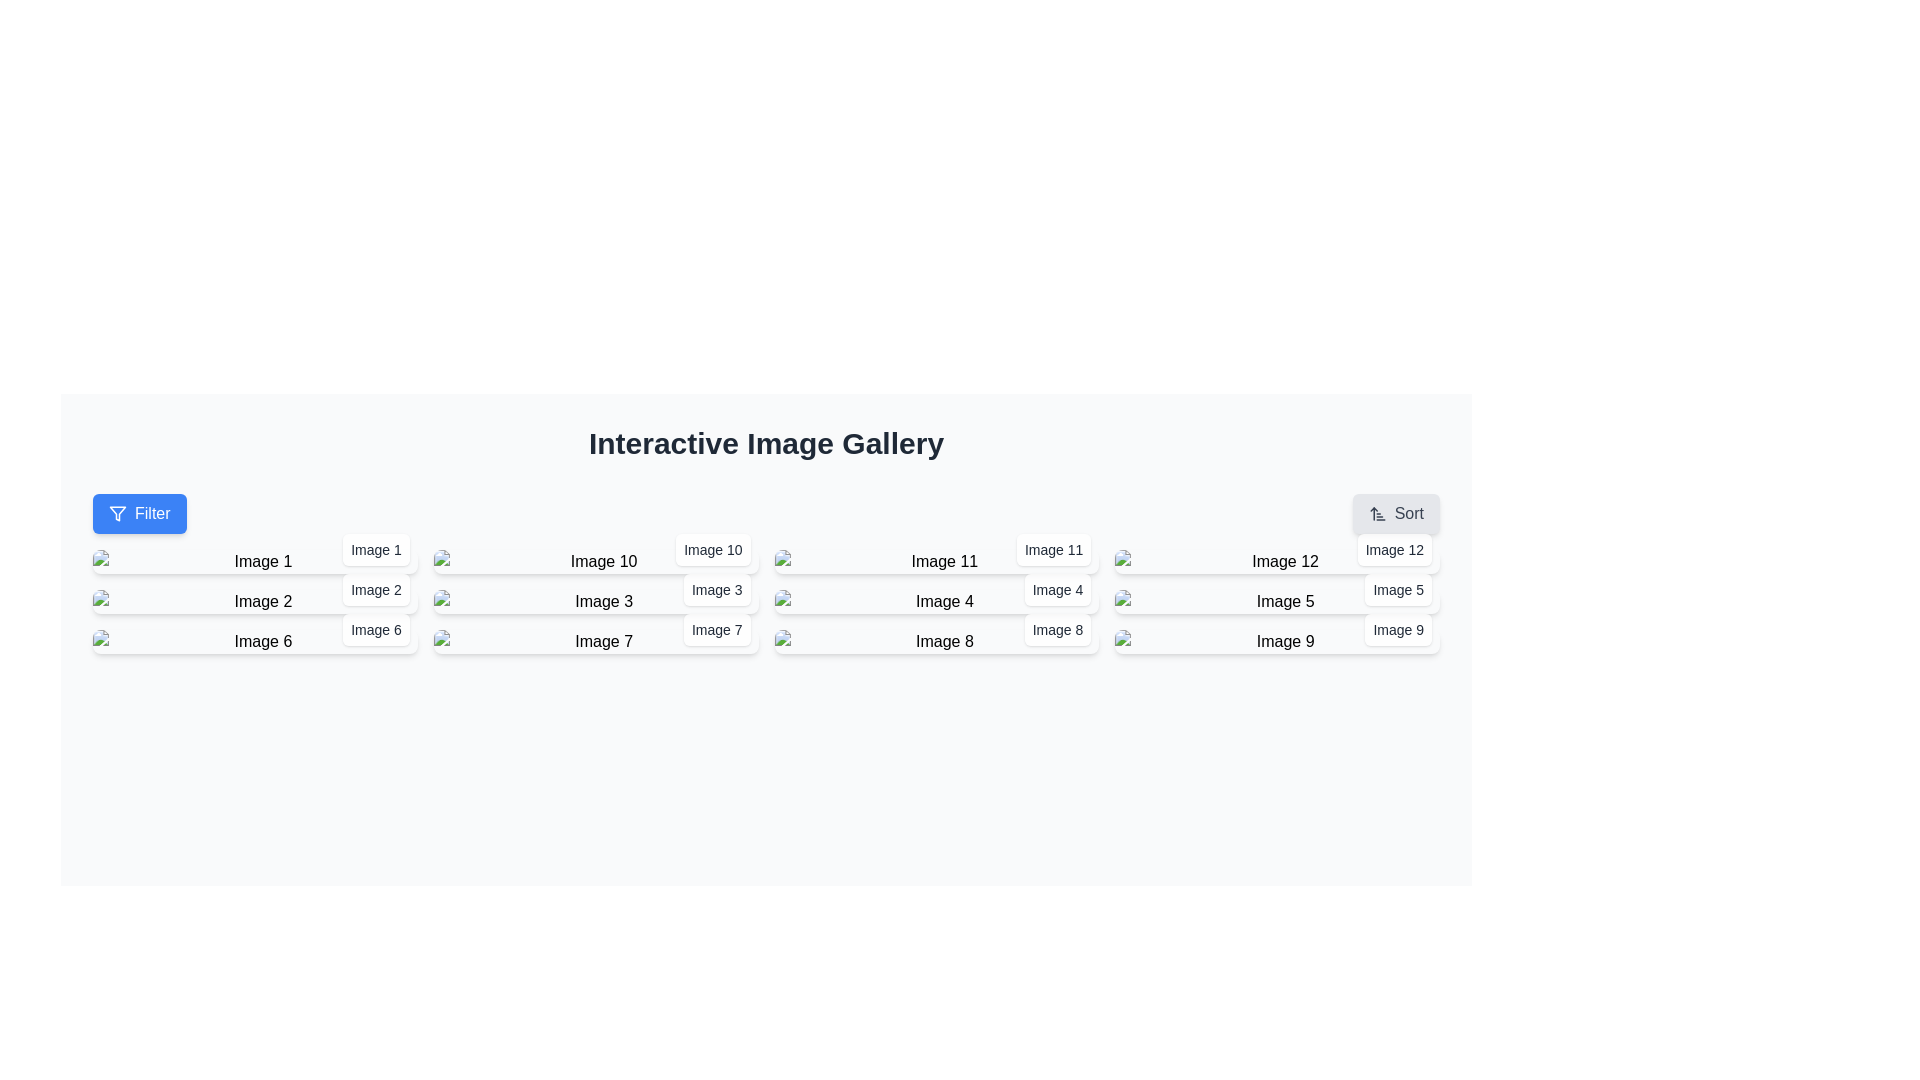 The width and height of the screenshot is (1920, 1080). I want to click on the text label displaying 'Image 6' in a small, gray font located at the bottom-right of the third image thumbnail in the grid layout, so click(376, 628).